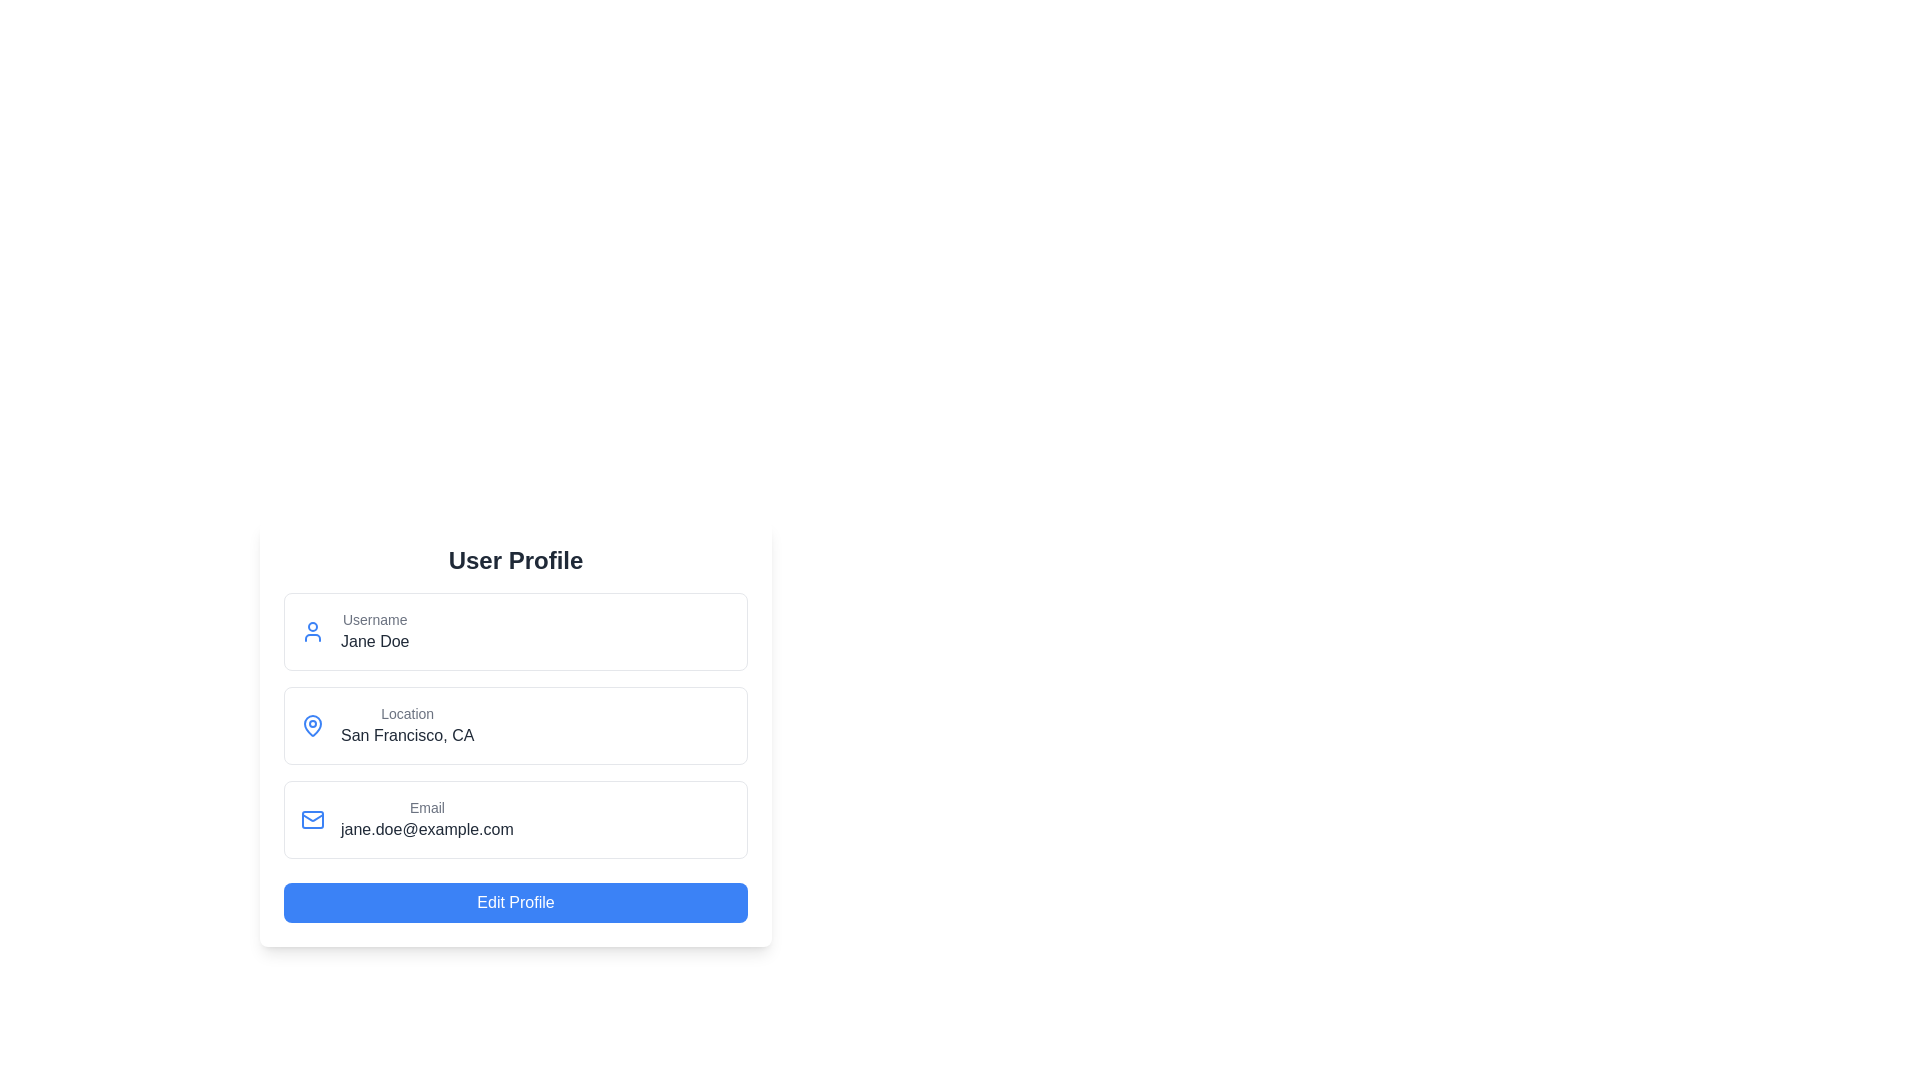 The image size is (1920, 1080). I want to click on the 'Username' text element displaying 'Jane Doe' located within the user information card, positioned under the profile icon and above the 'Location' section, so click(375, 632).